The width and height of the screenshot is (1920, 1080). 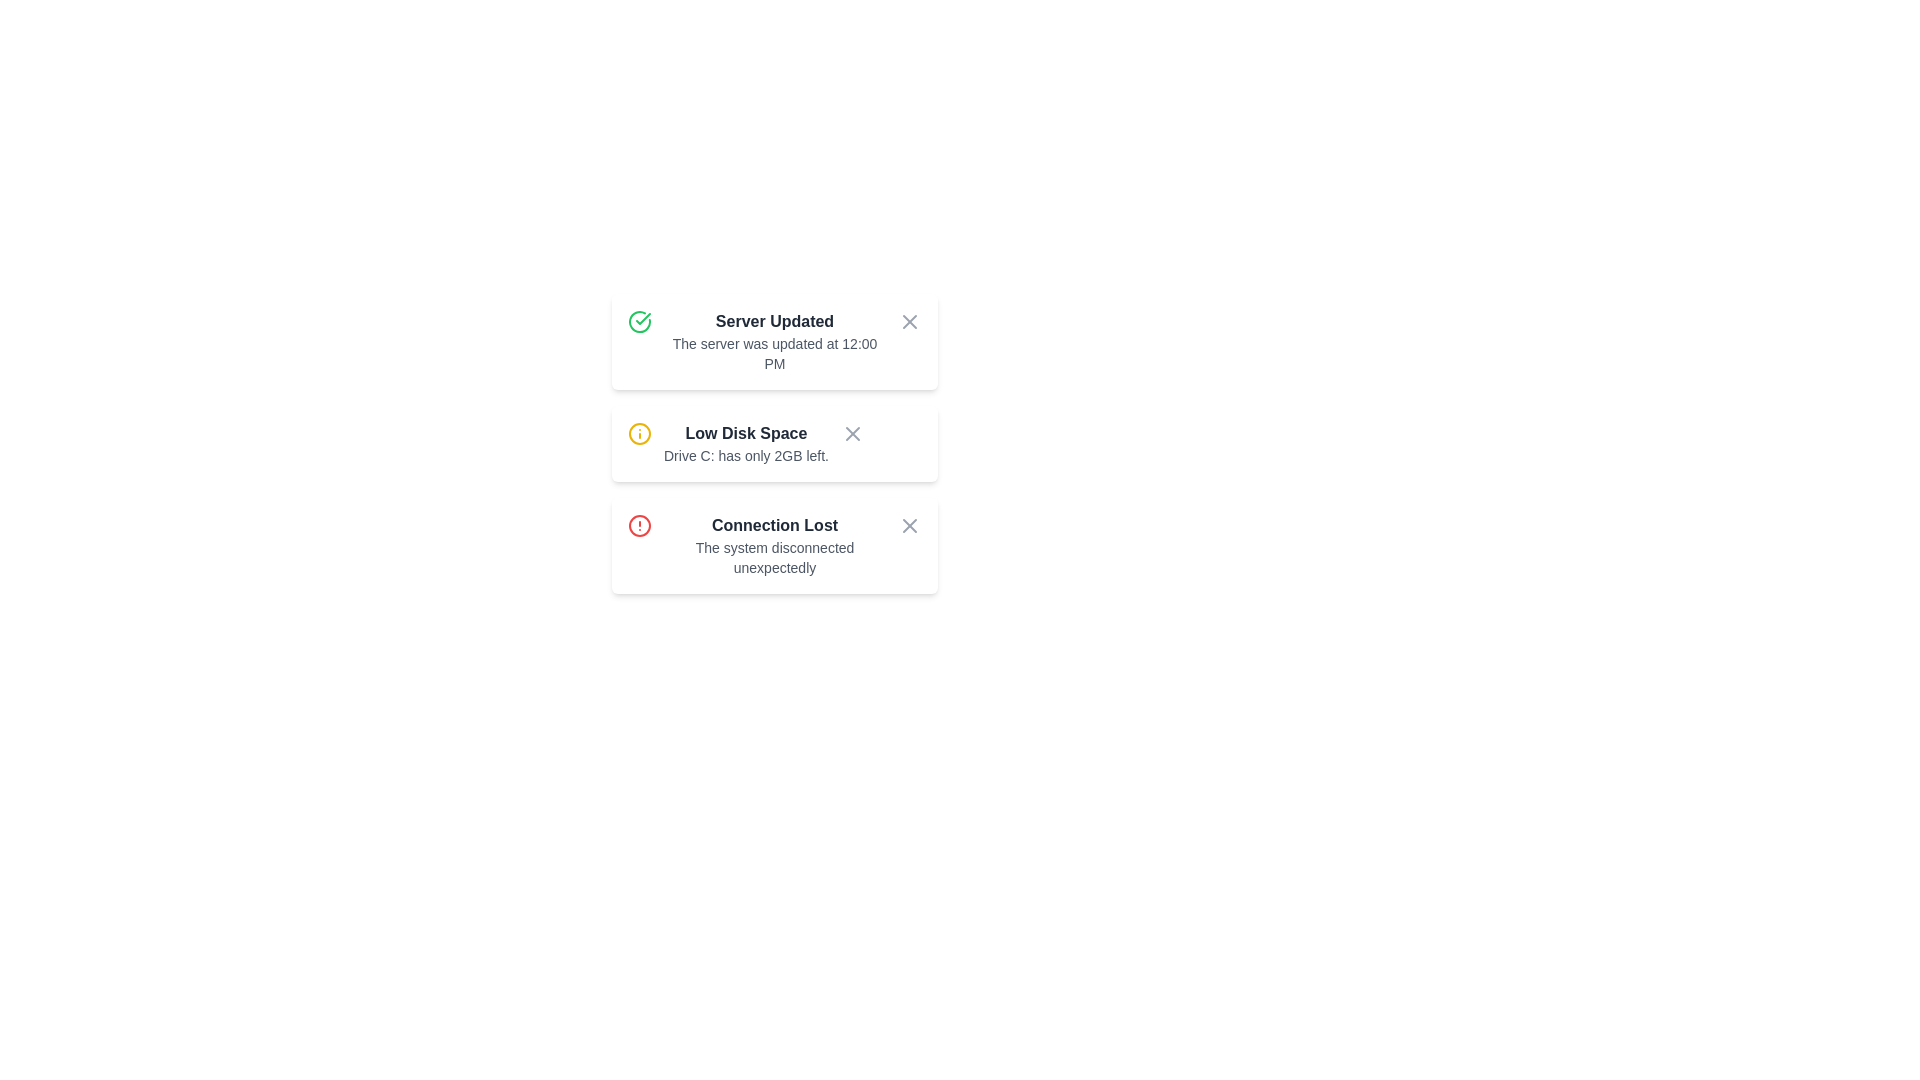 I want to click on text label that reads 'Server Updated', which is styled in bold and dark gray color, located at the top of the notification panel, so click(x=773, y=320).